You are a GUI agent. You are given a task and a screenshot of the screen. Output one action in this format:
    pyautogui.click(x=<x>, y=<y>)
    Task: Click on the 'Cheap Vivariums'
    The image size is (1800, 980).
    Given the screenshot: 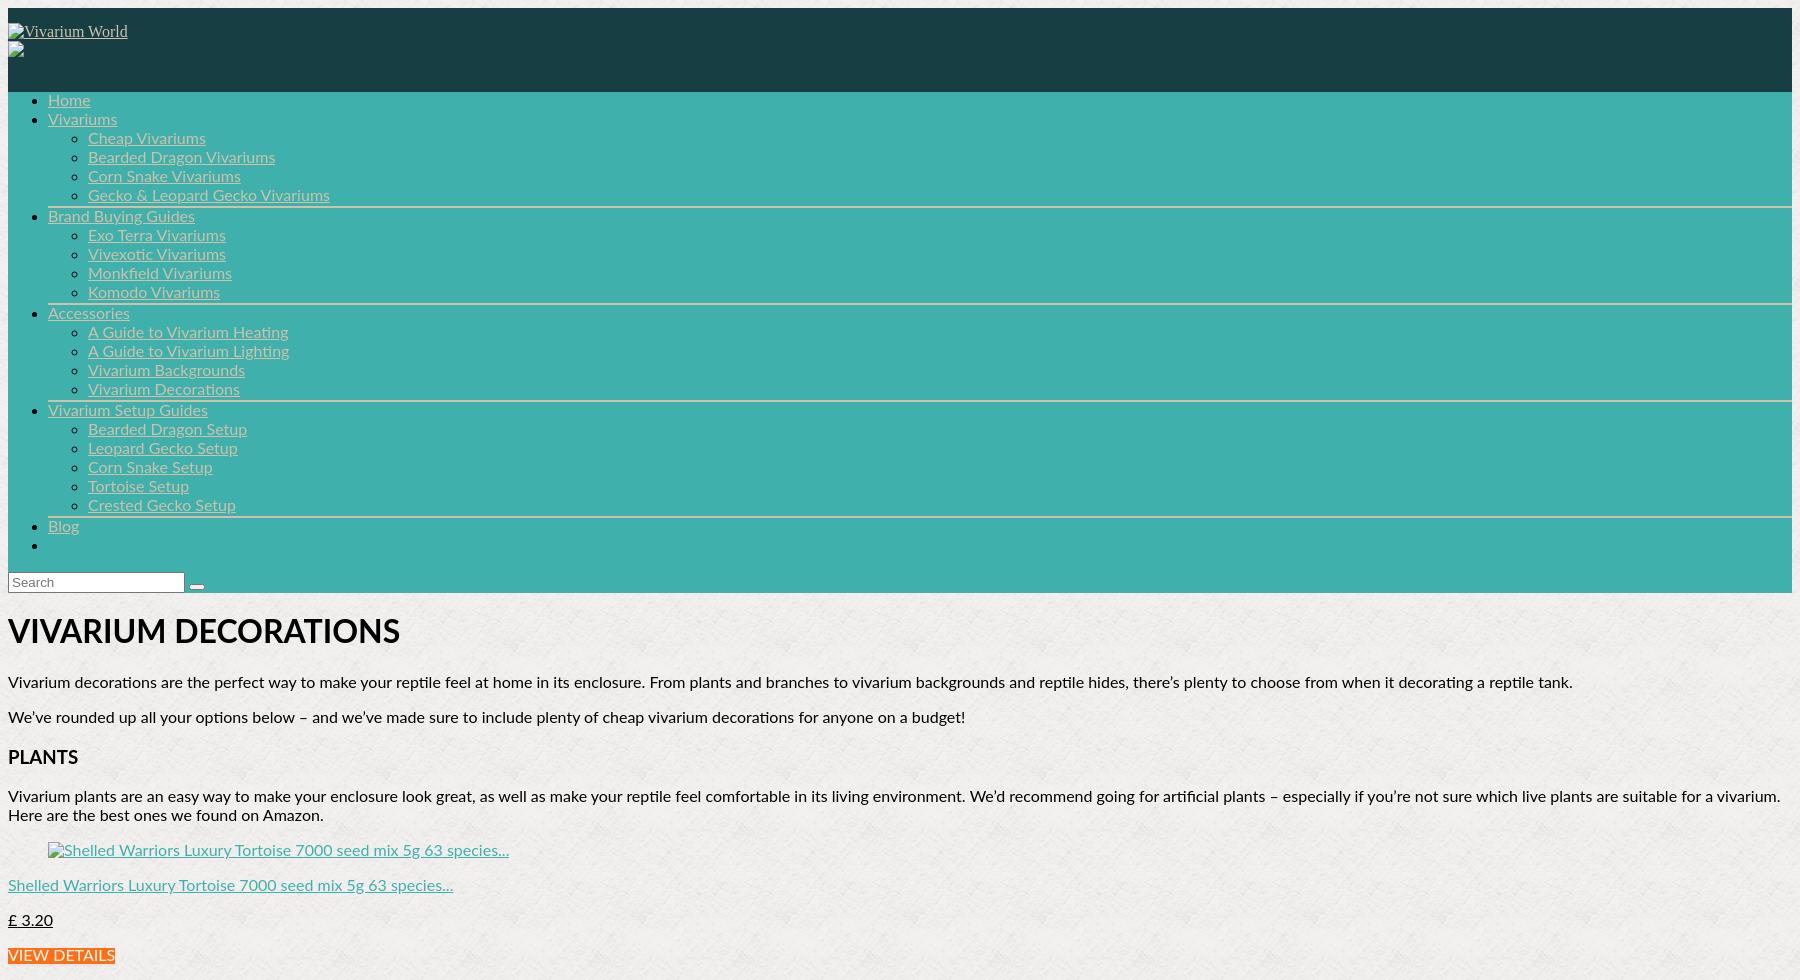 What is the action you would take?
    pyautogui.click(x=146, y=138)
    